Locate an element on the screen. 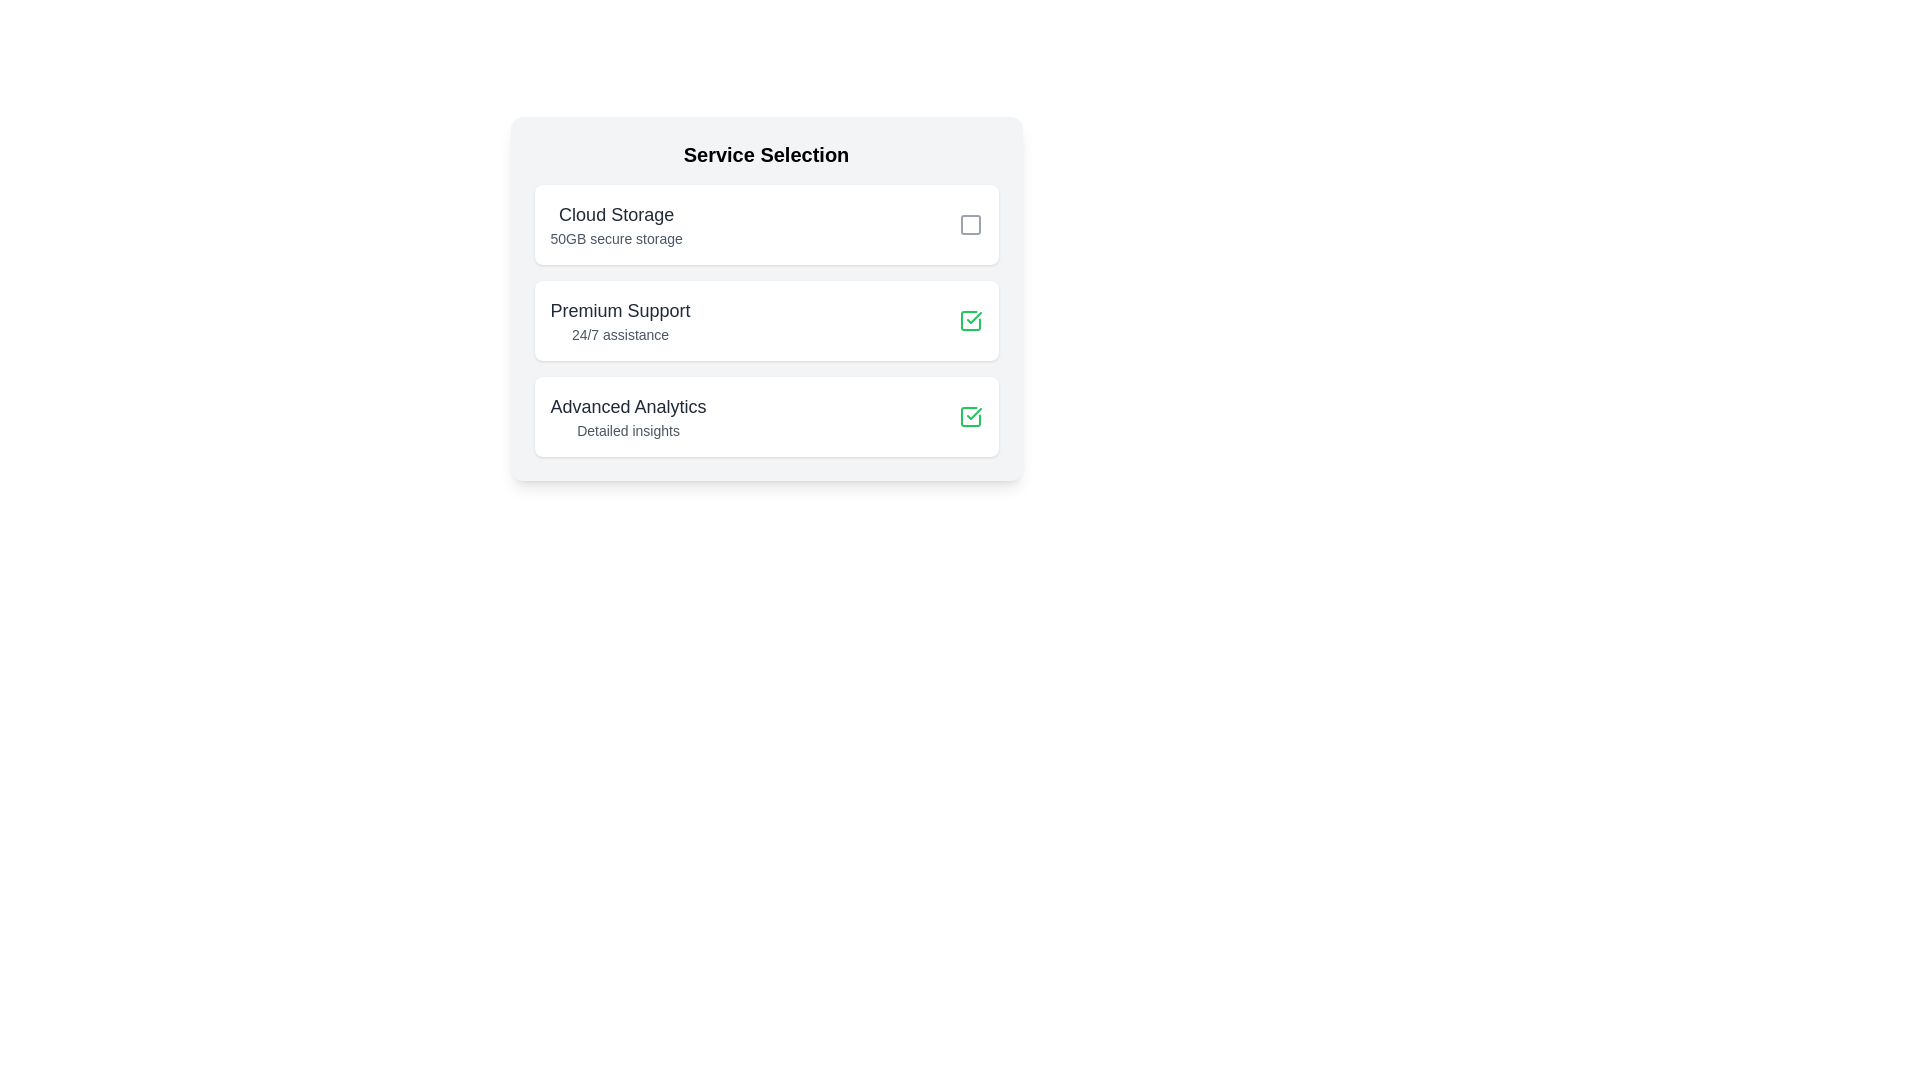 The width and height of the screenshot is (1920, 1080). the checkbox on the second card in the 'Service Selection' section is located at coordinates (765, 299).